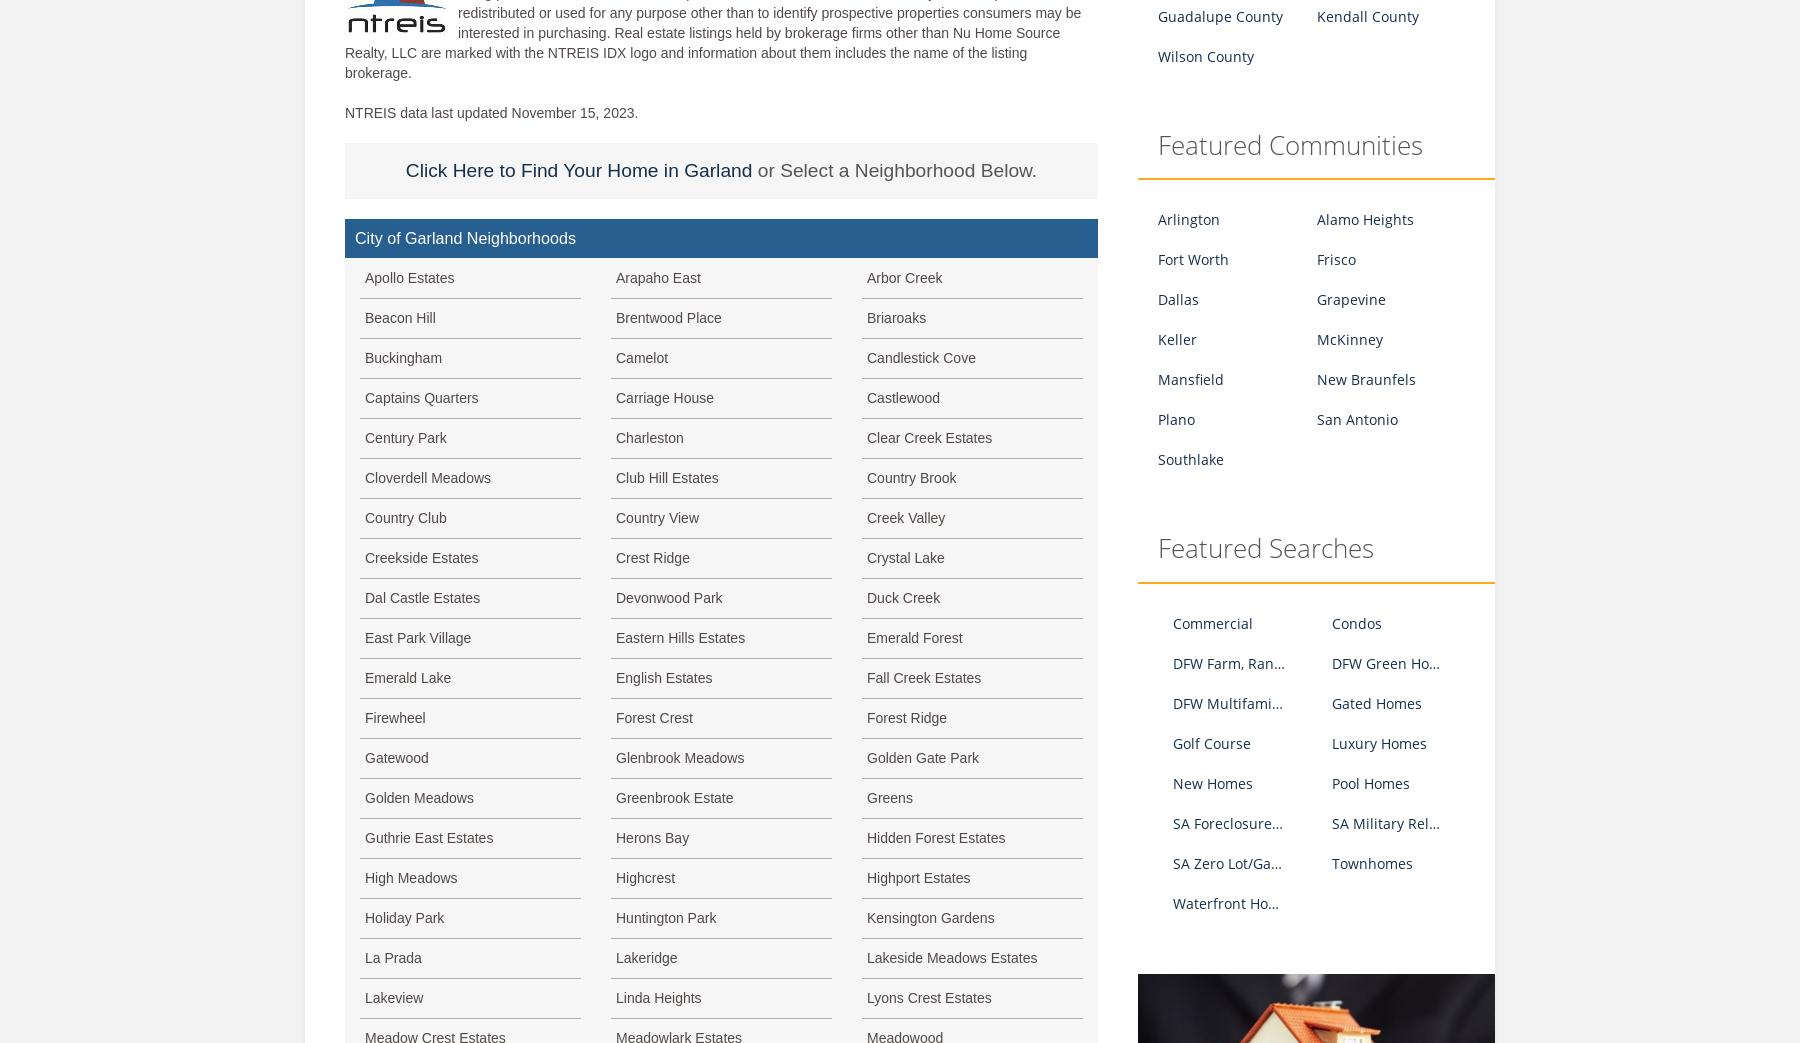  What do you see at coordinates (1348, 338) in the screenshot?
I see `'McKinney'` at bounding box center [1348, 338].